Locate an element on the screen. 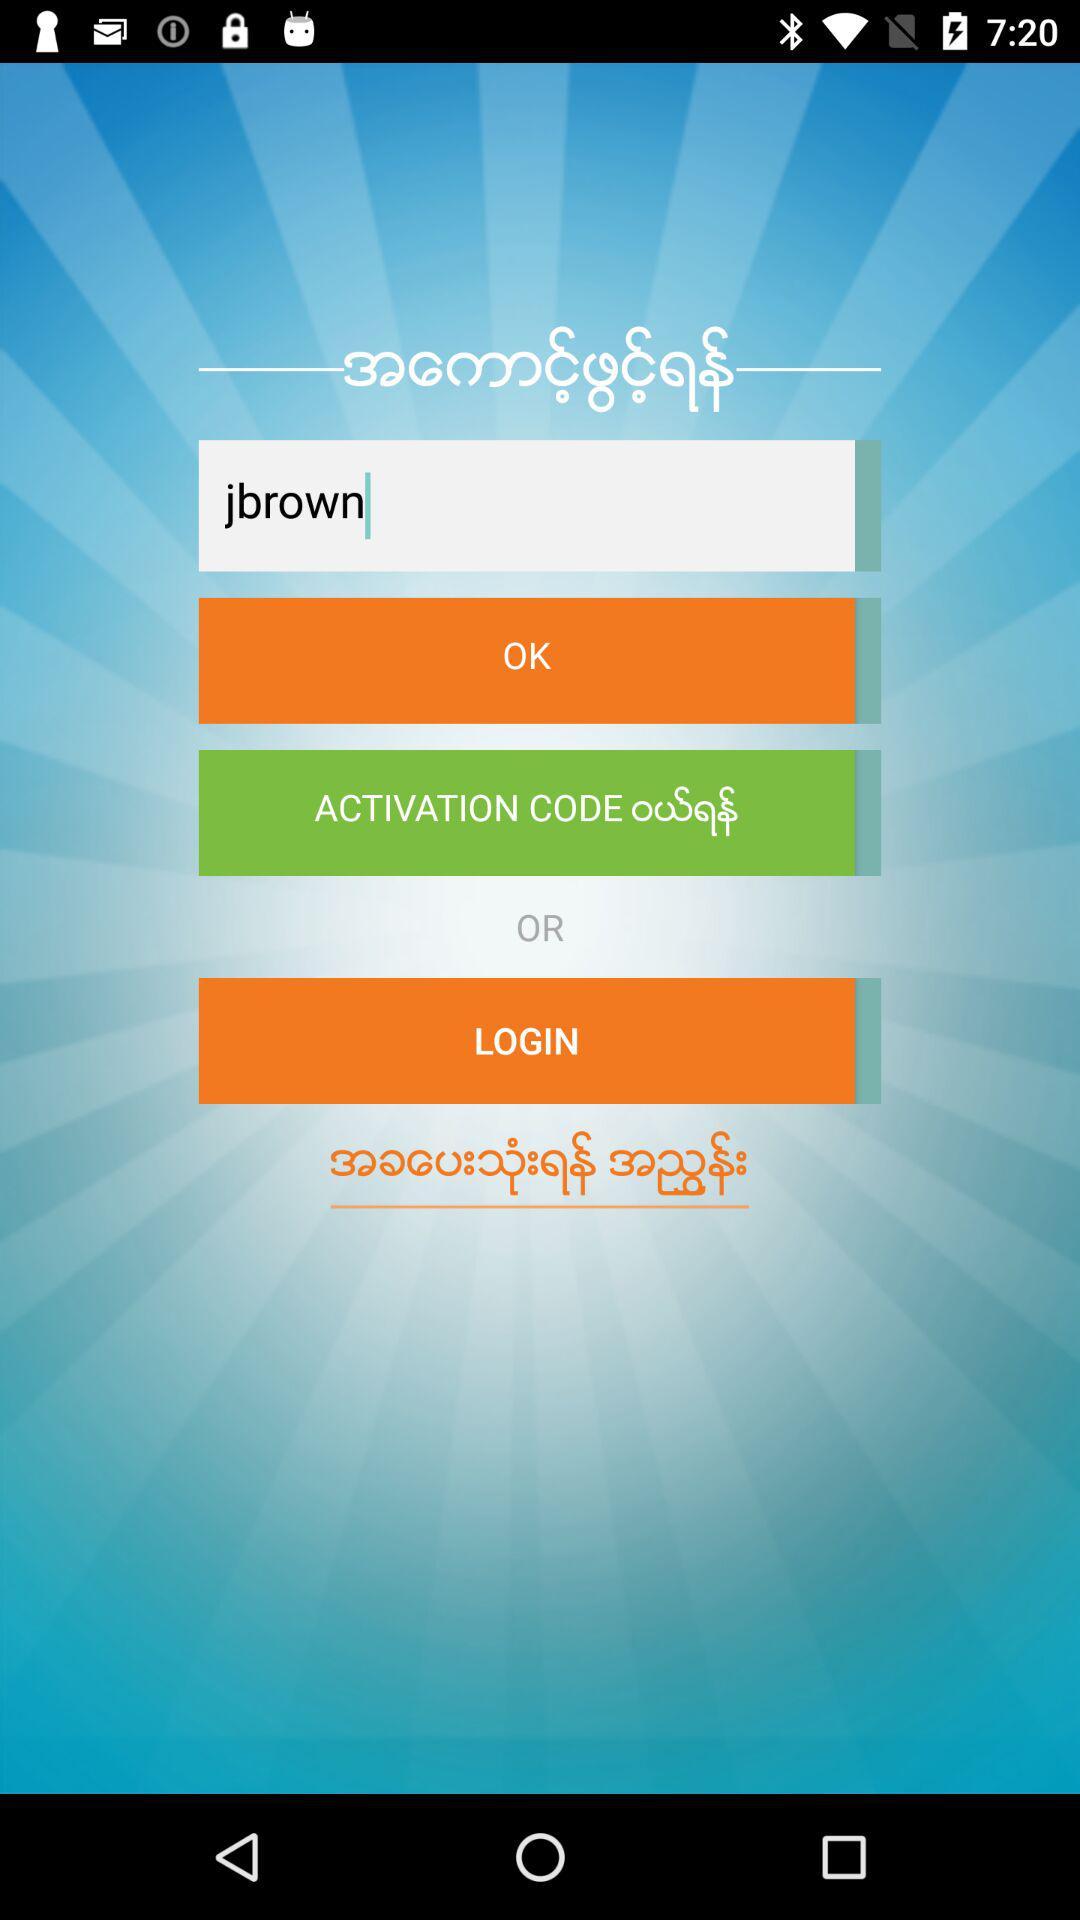  login item is located at coordinates (525, 1040).